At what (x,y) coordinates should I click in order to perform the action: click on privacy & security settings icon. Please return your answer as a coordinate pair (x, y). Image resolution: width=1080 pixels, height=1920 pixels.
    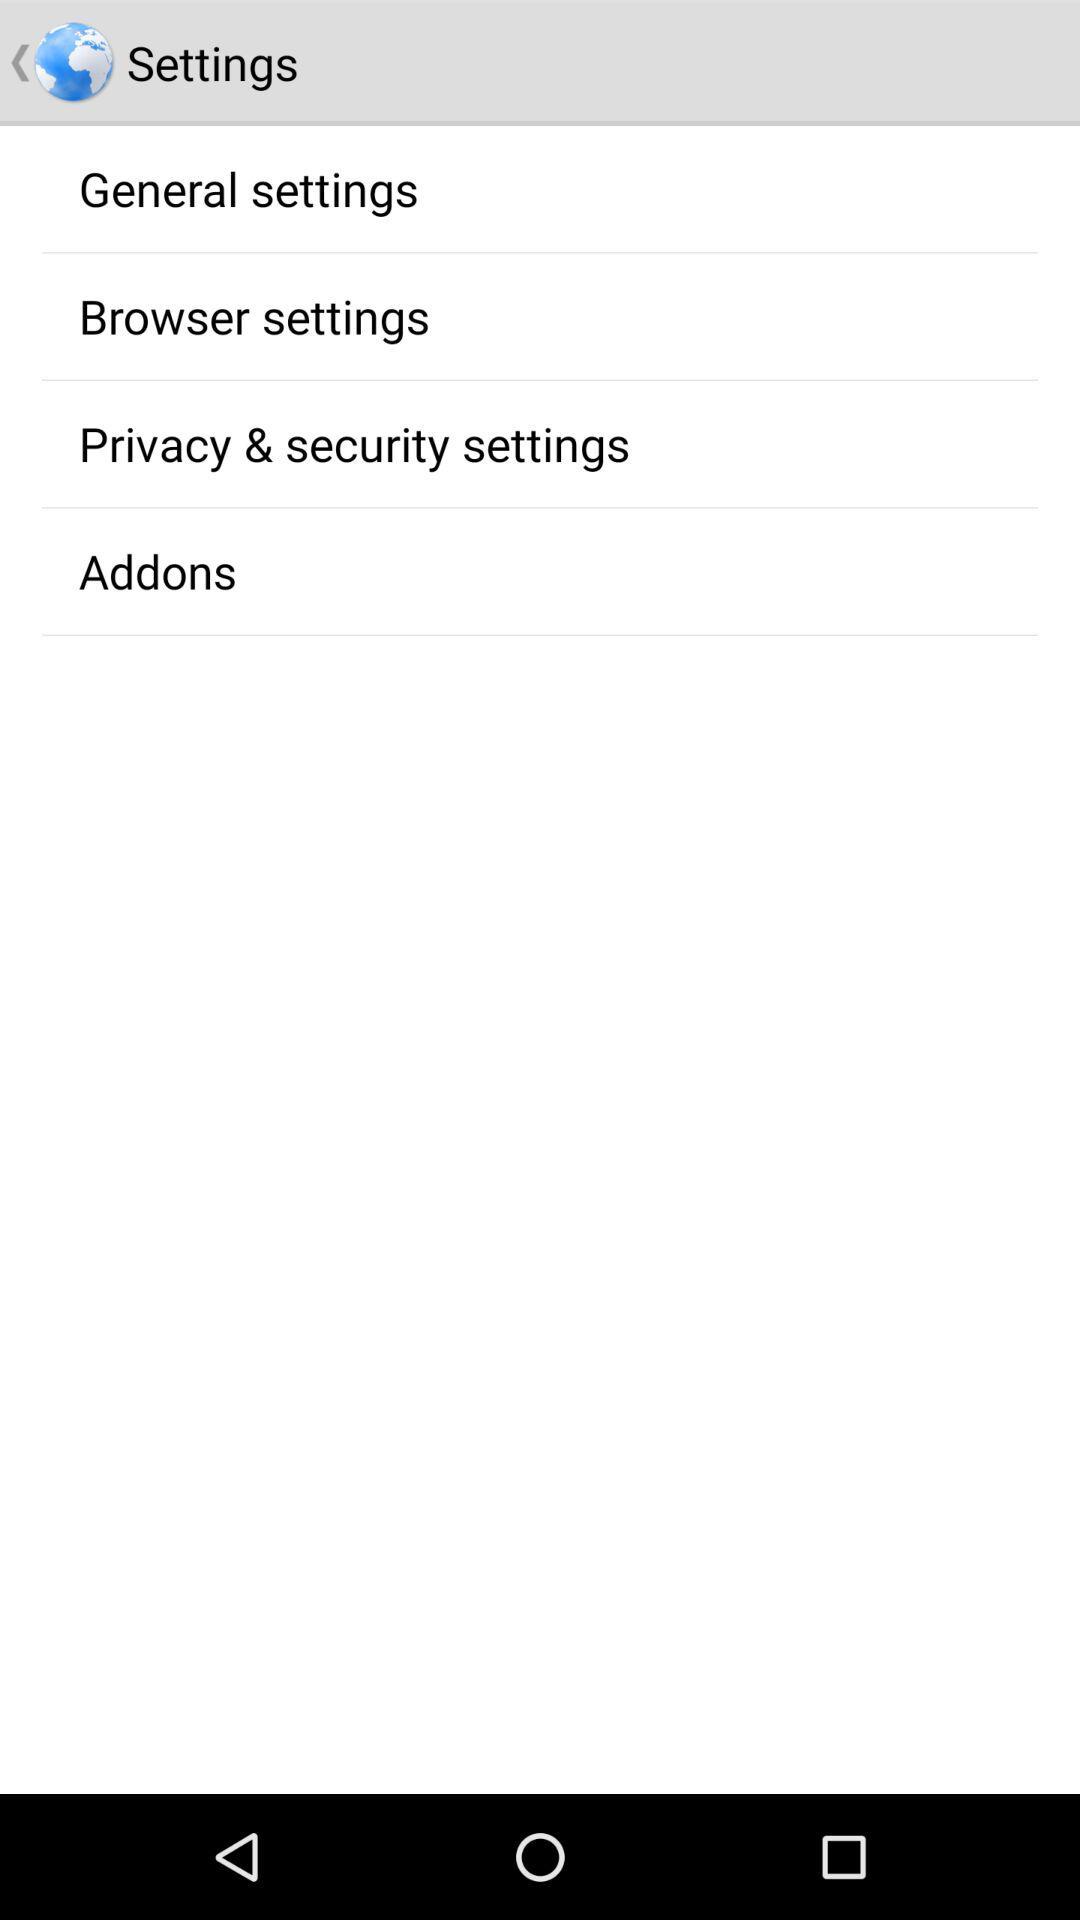
    Looking at the image, I should click on (353, 442).